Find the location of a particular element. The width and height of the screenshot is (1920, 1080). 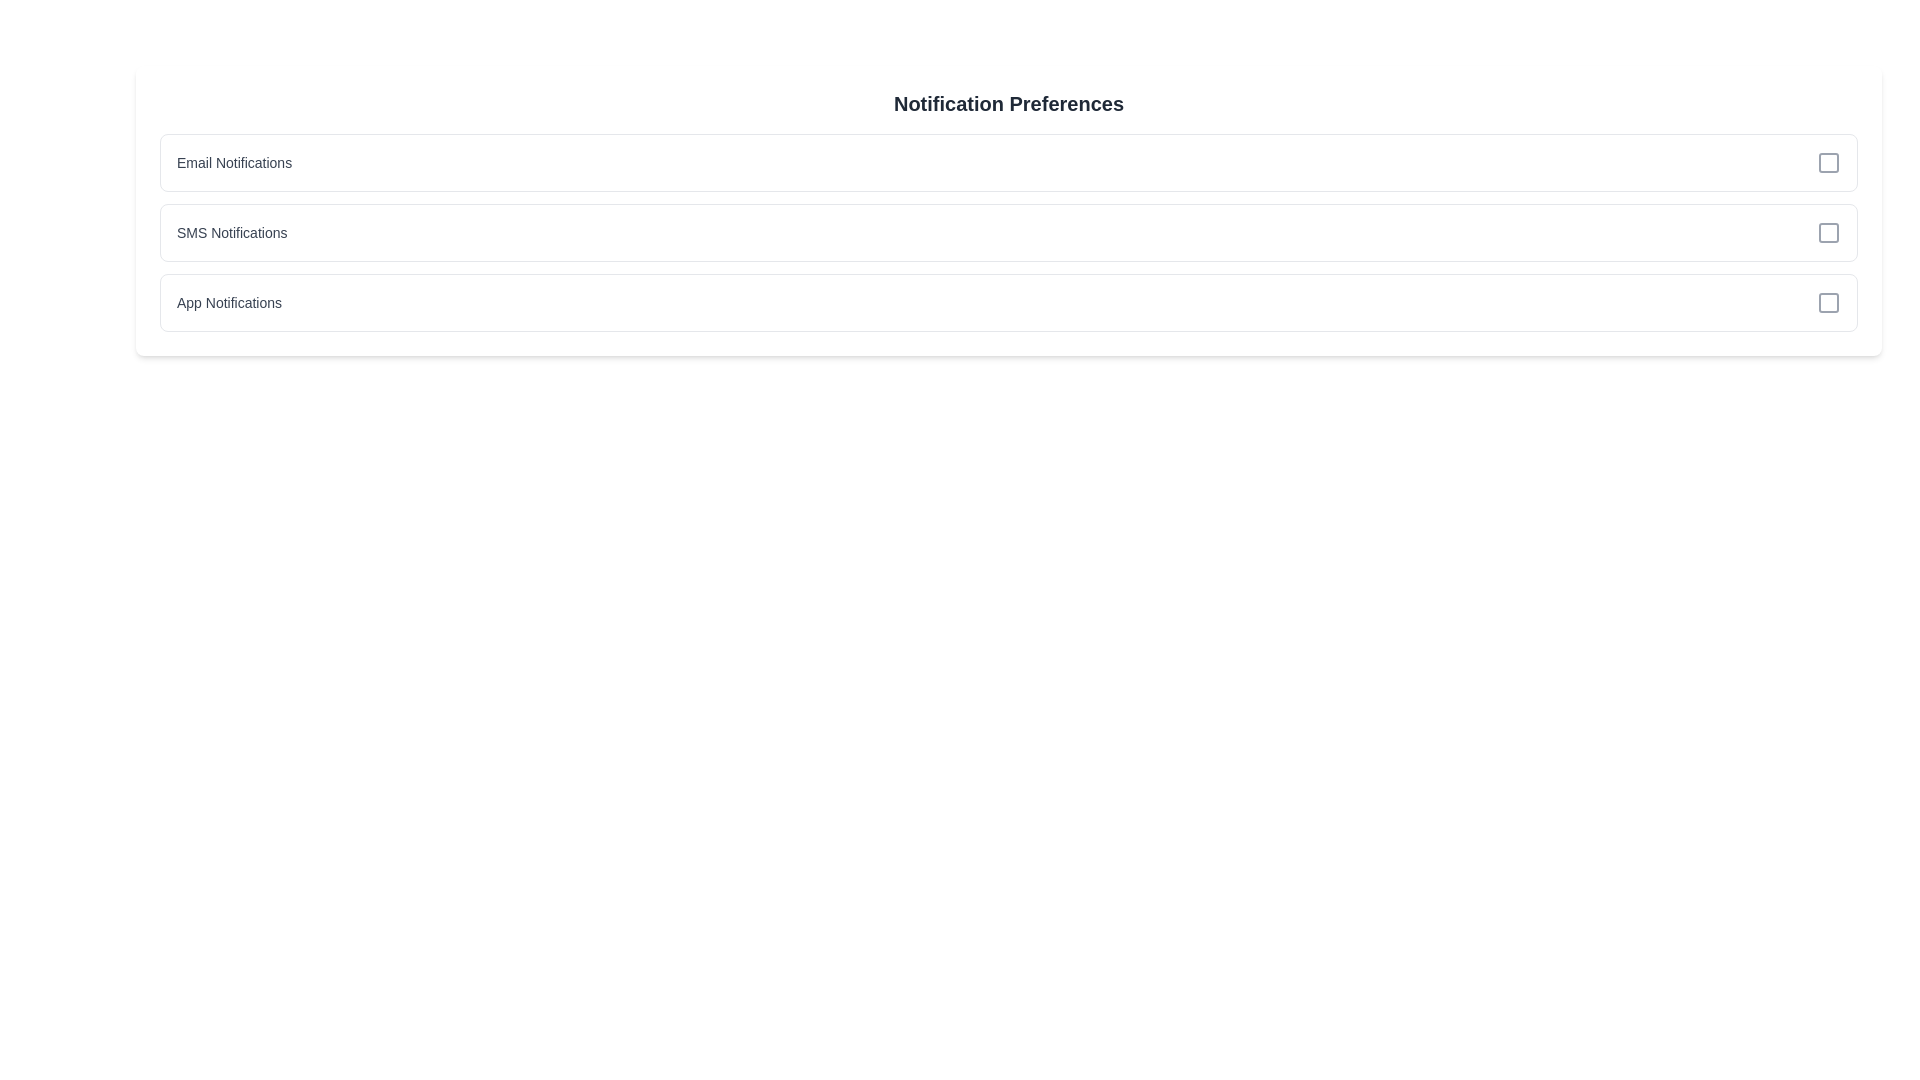

the second checkbox adjacent to the 'SMS Notifications' label in the 'Notification Preferences' section is located at coordinates (1828, 231).